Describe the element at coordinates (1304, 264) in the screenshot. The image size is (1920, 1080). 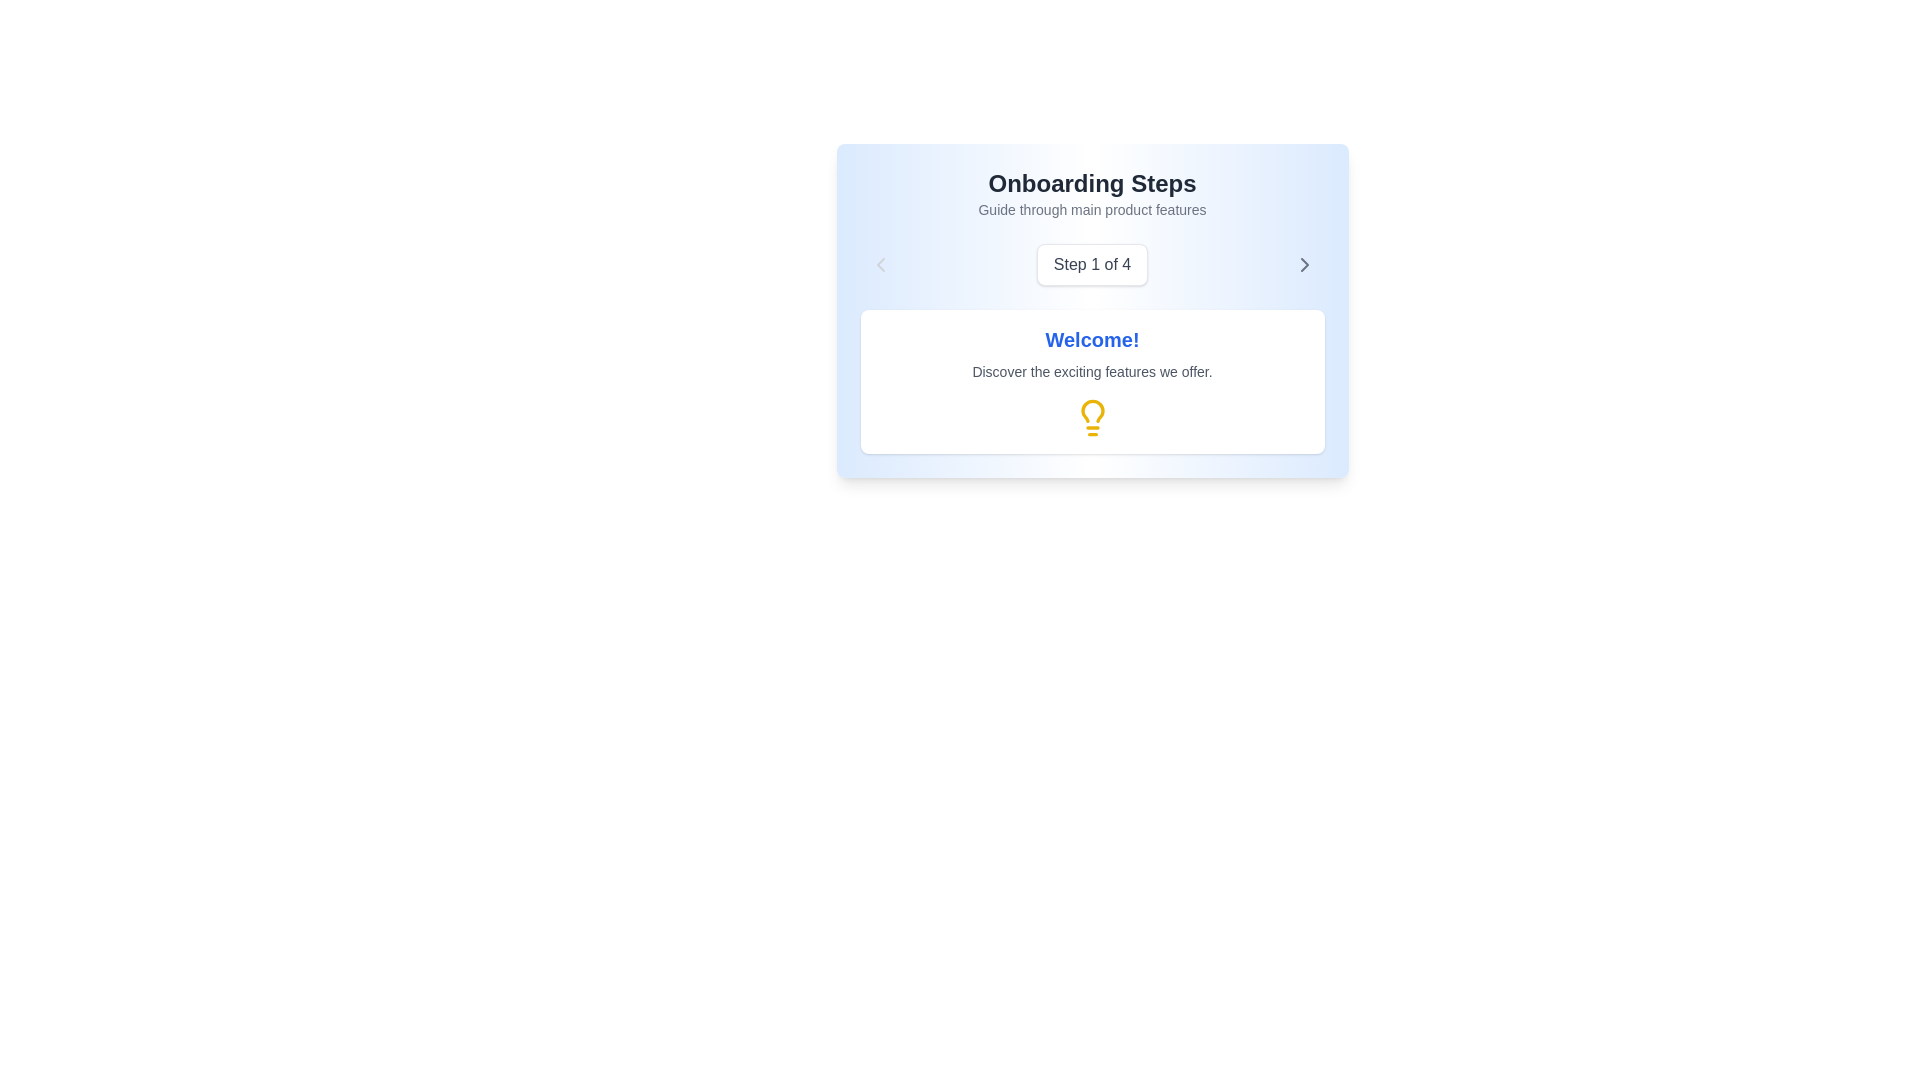
I see `the right chevron icon button located in the upper-right corner of the interface` at that location.